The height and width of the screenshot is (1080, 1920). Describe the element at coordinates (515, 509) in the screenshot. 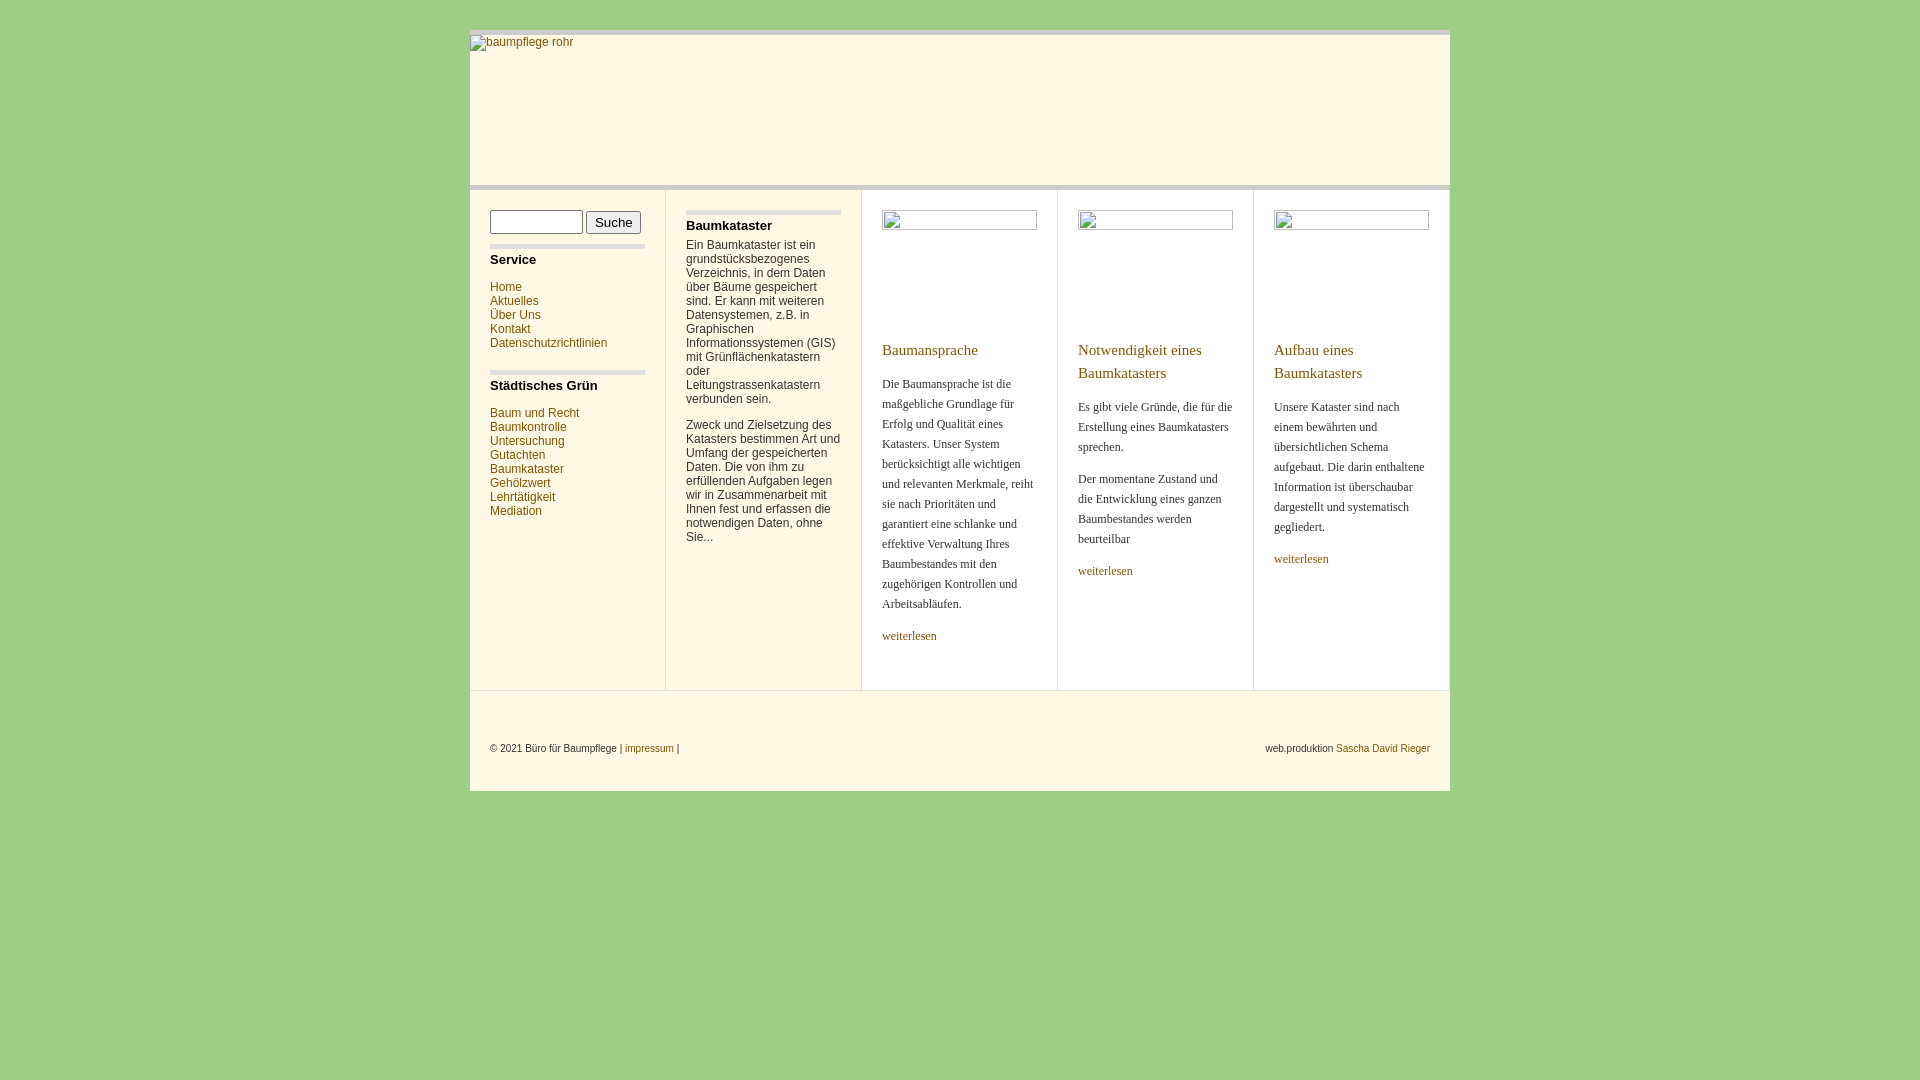

I see `'Mediation'` at that location.